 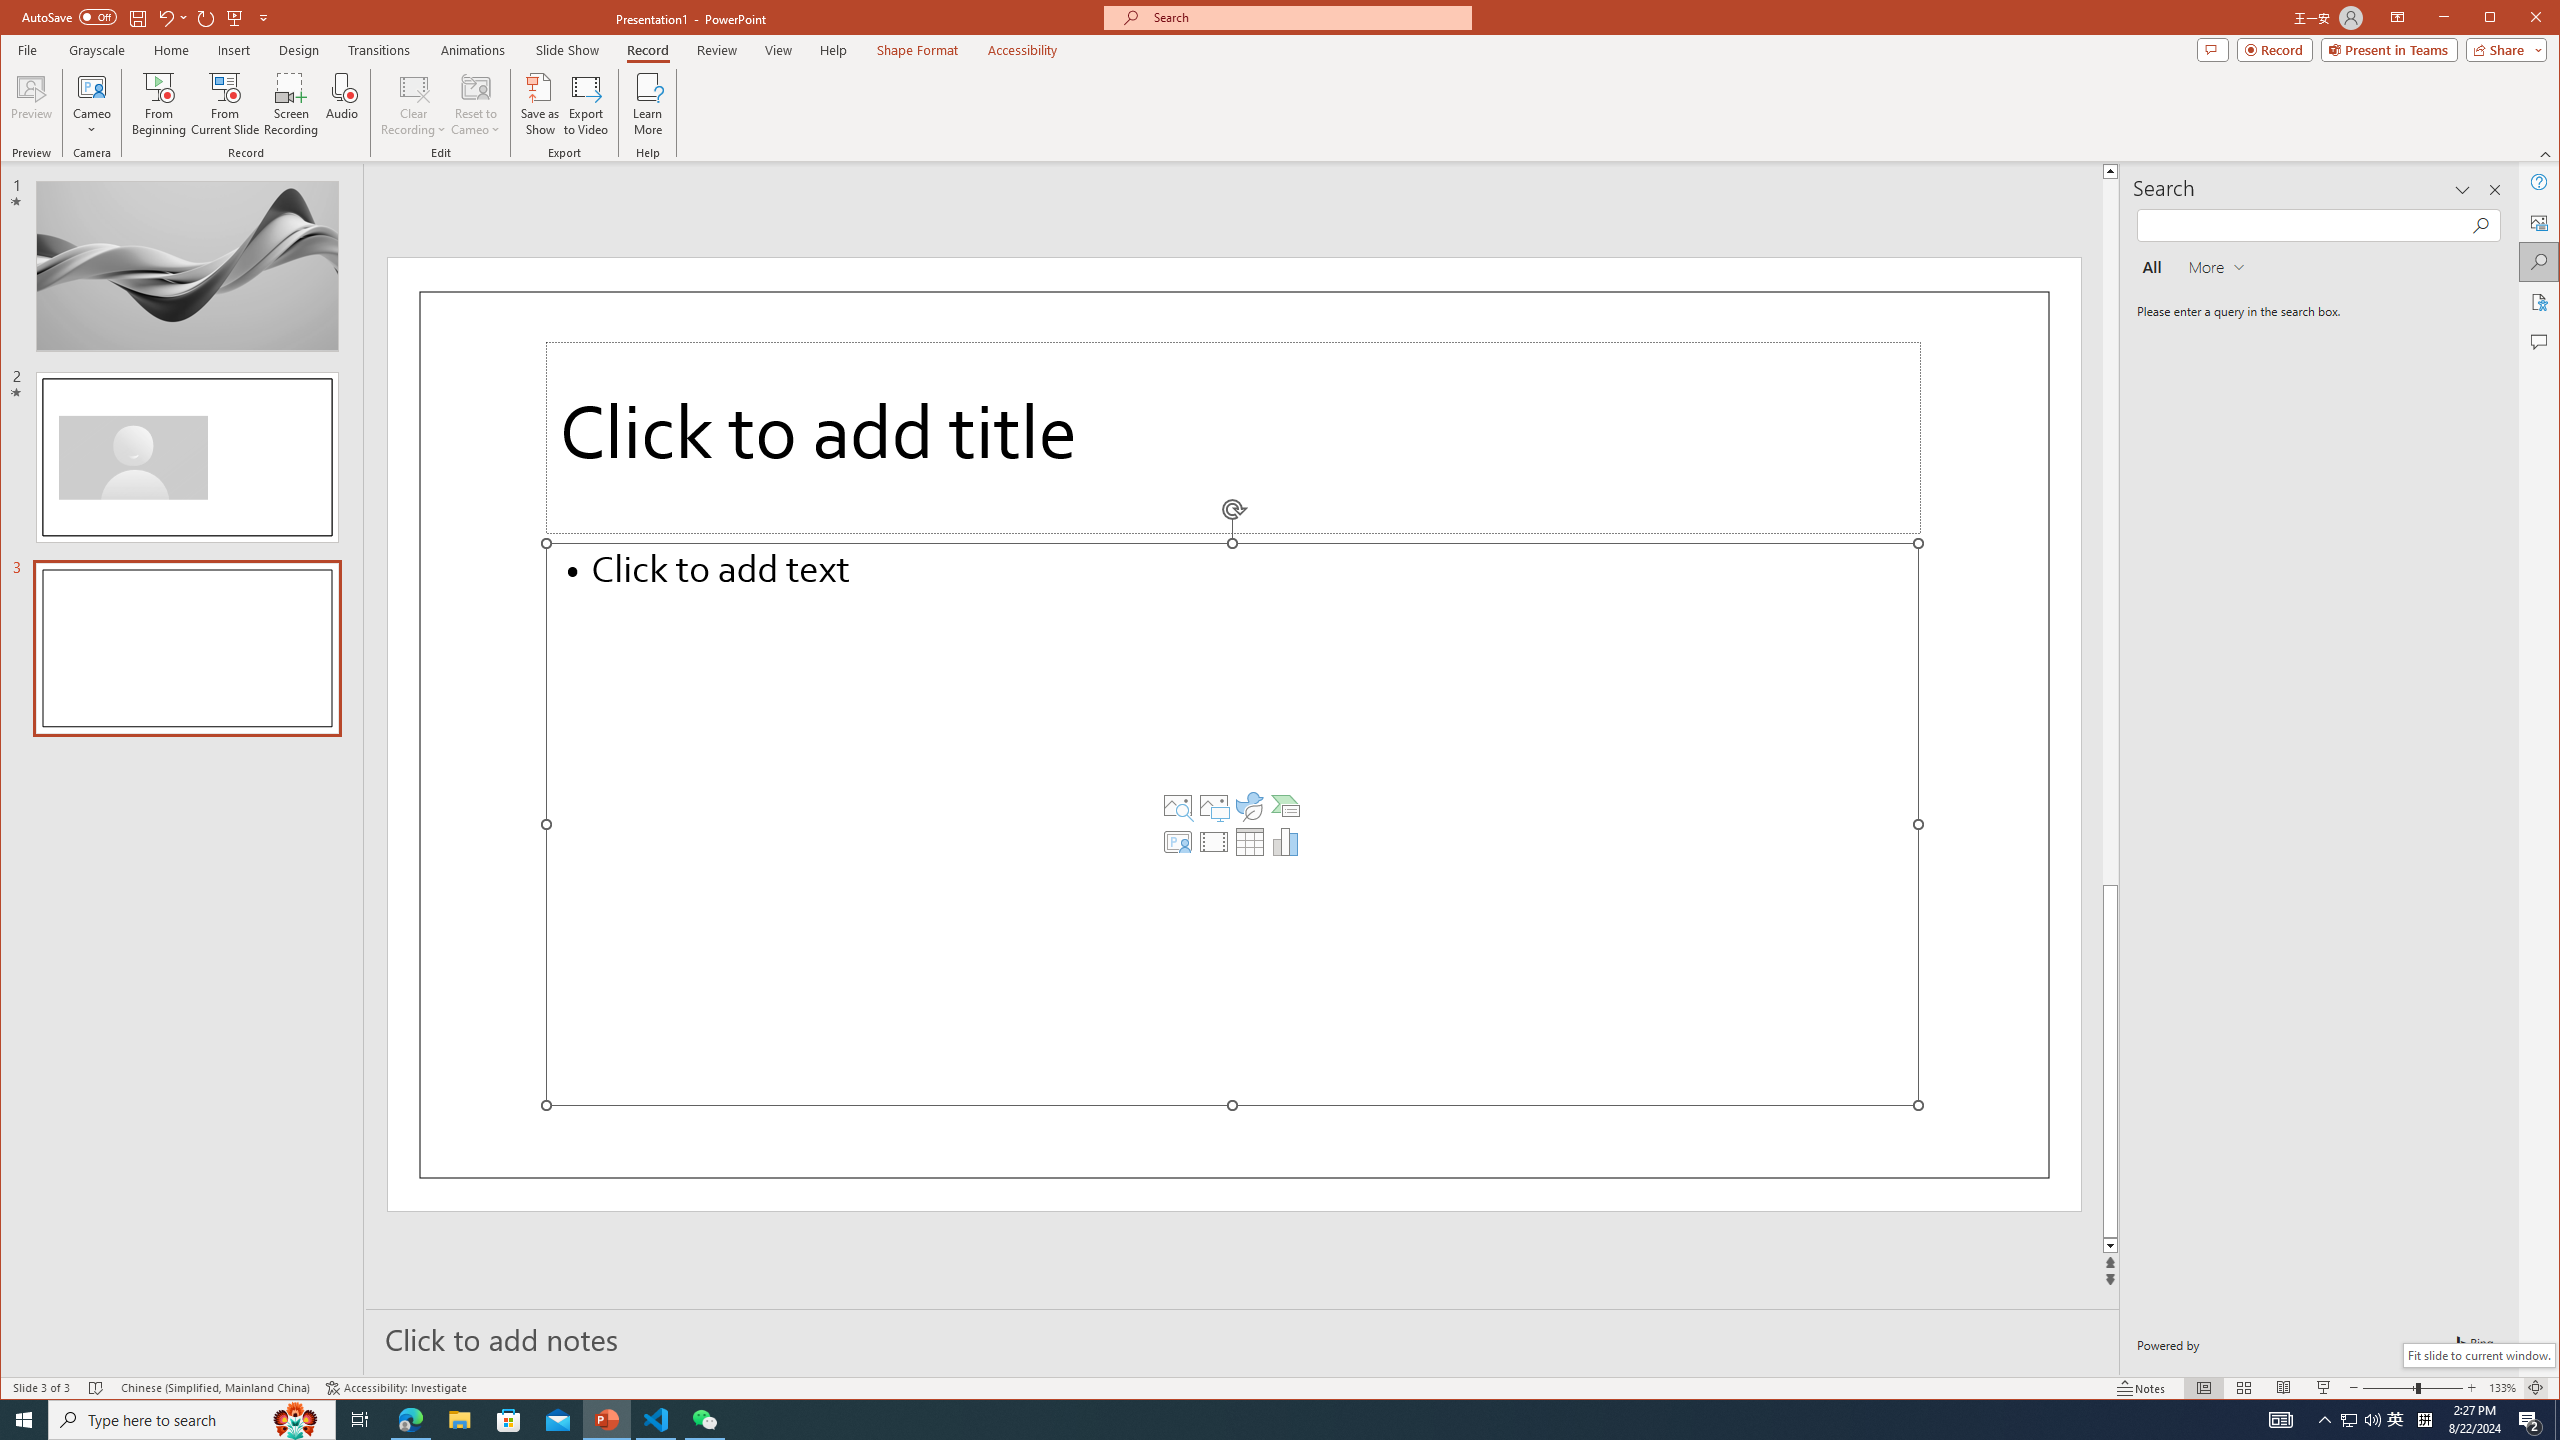 I want to click on 'Insert Video', so click(x=1212, y=842).